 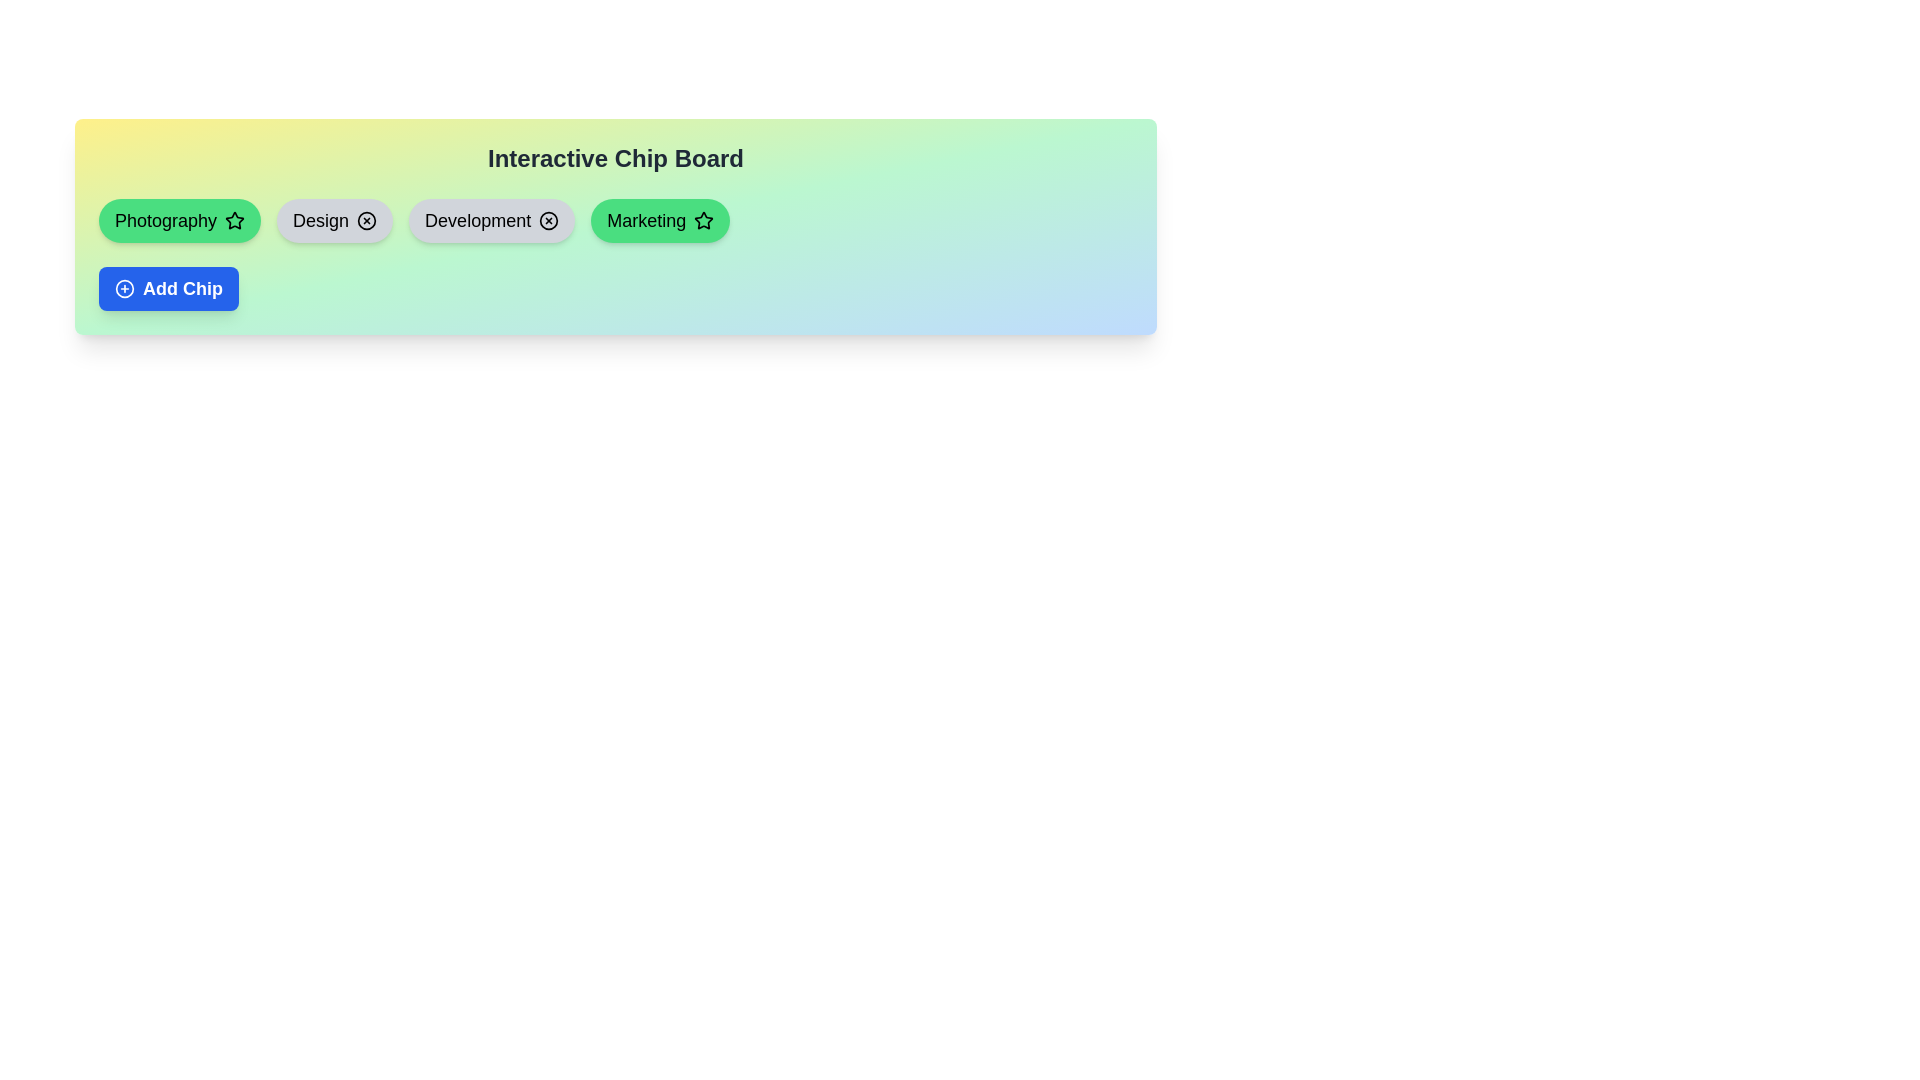 What do you see at coordinates (367, 220) in the screenshot?
I see `the outer circle of the 'Design' chip icon, which signifies a specific feature or status related to the 'Design' category` at bounding box center [367, 220].